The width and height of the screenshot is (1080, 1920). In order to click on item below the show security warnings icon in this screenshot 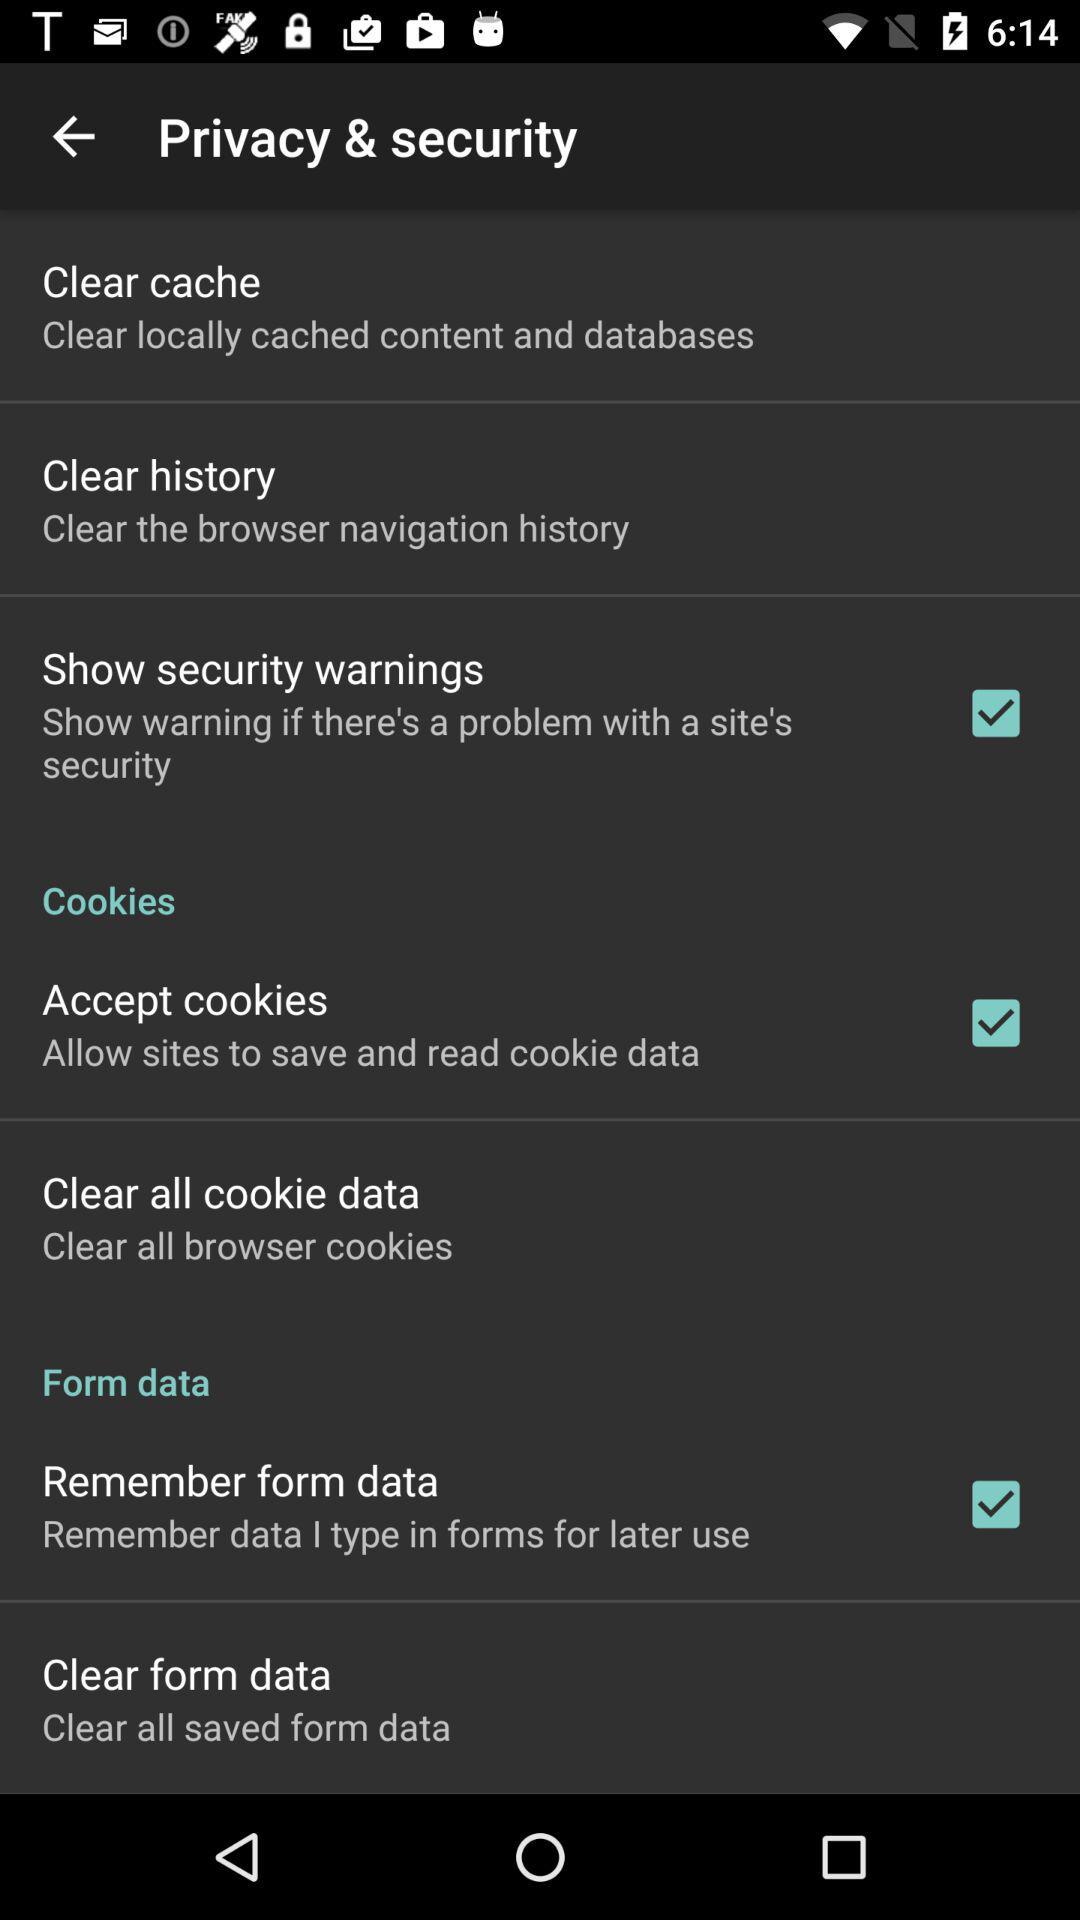, I will do `click(477, 741)`.